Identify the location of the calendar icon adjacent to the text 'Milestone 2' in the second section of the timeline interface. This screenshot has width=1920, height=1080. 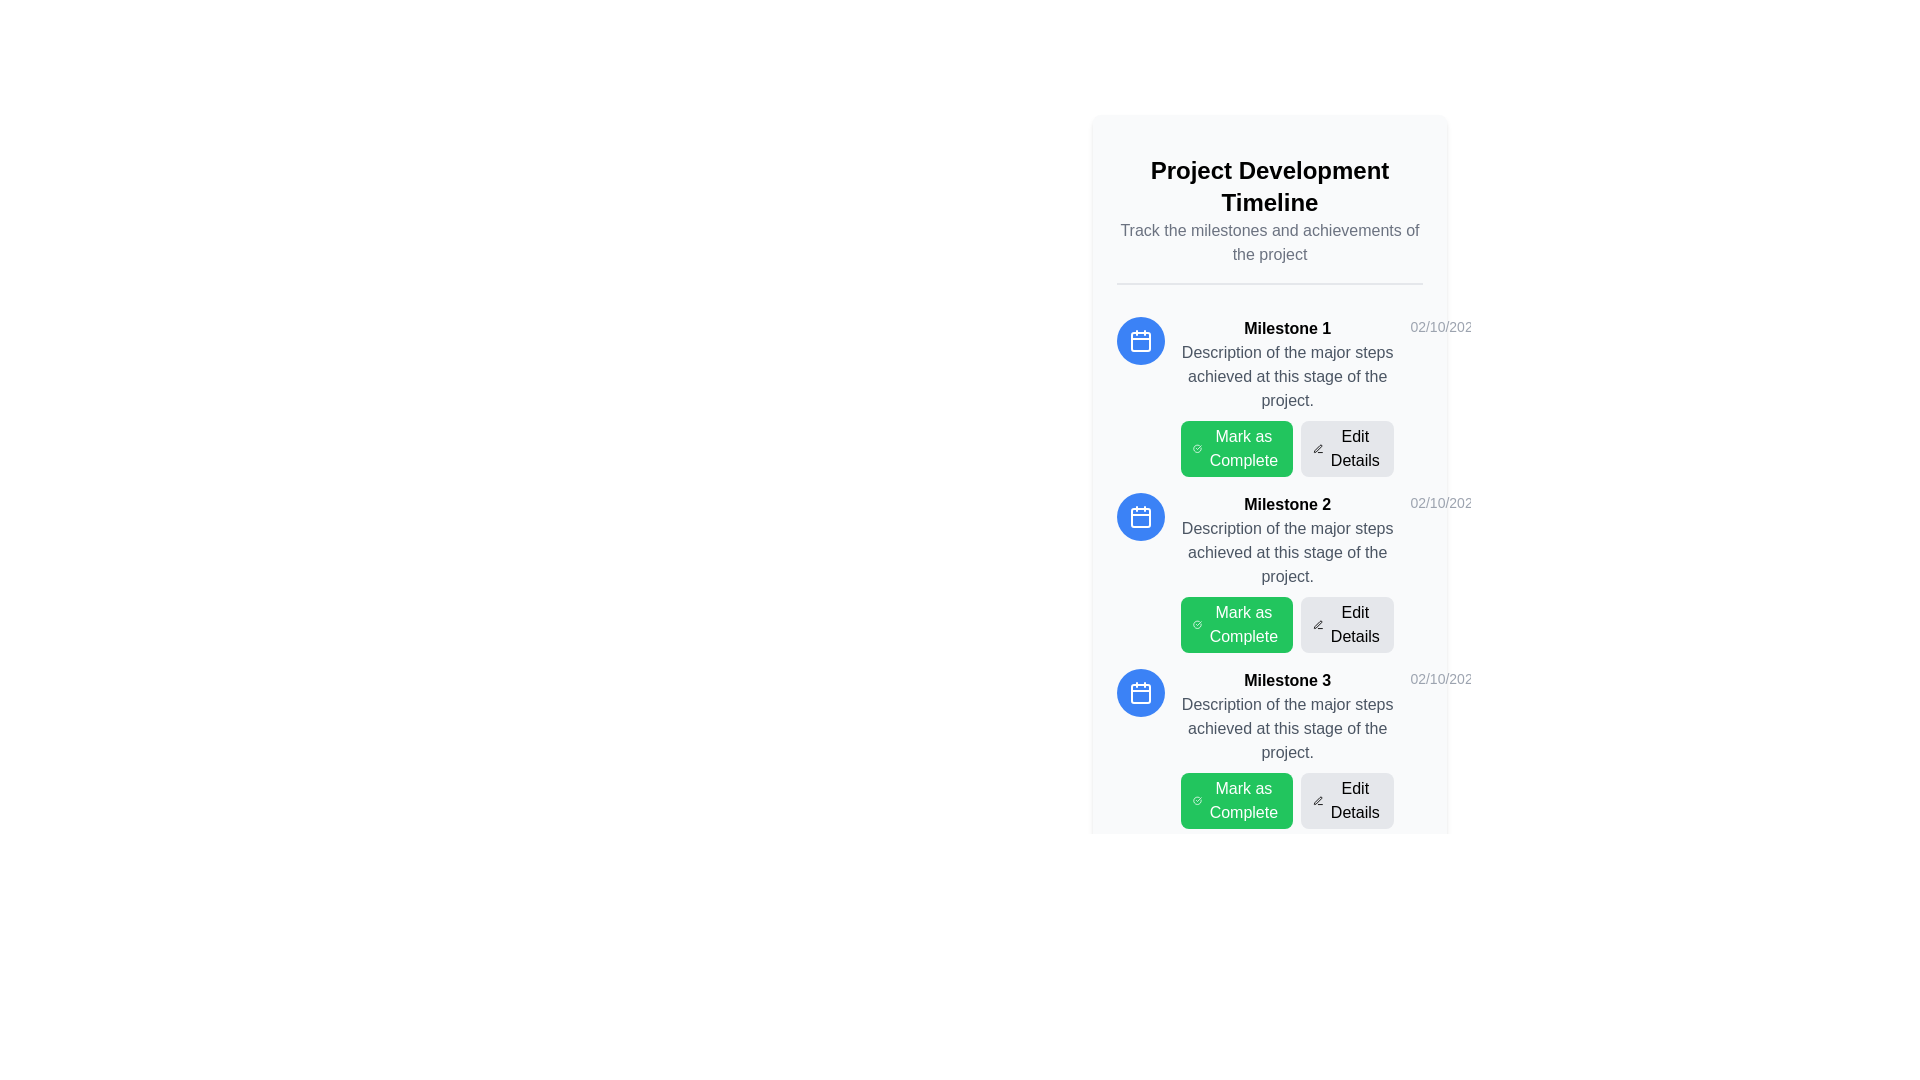
(1141, 515).